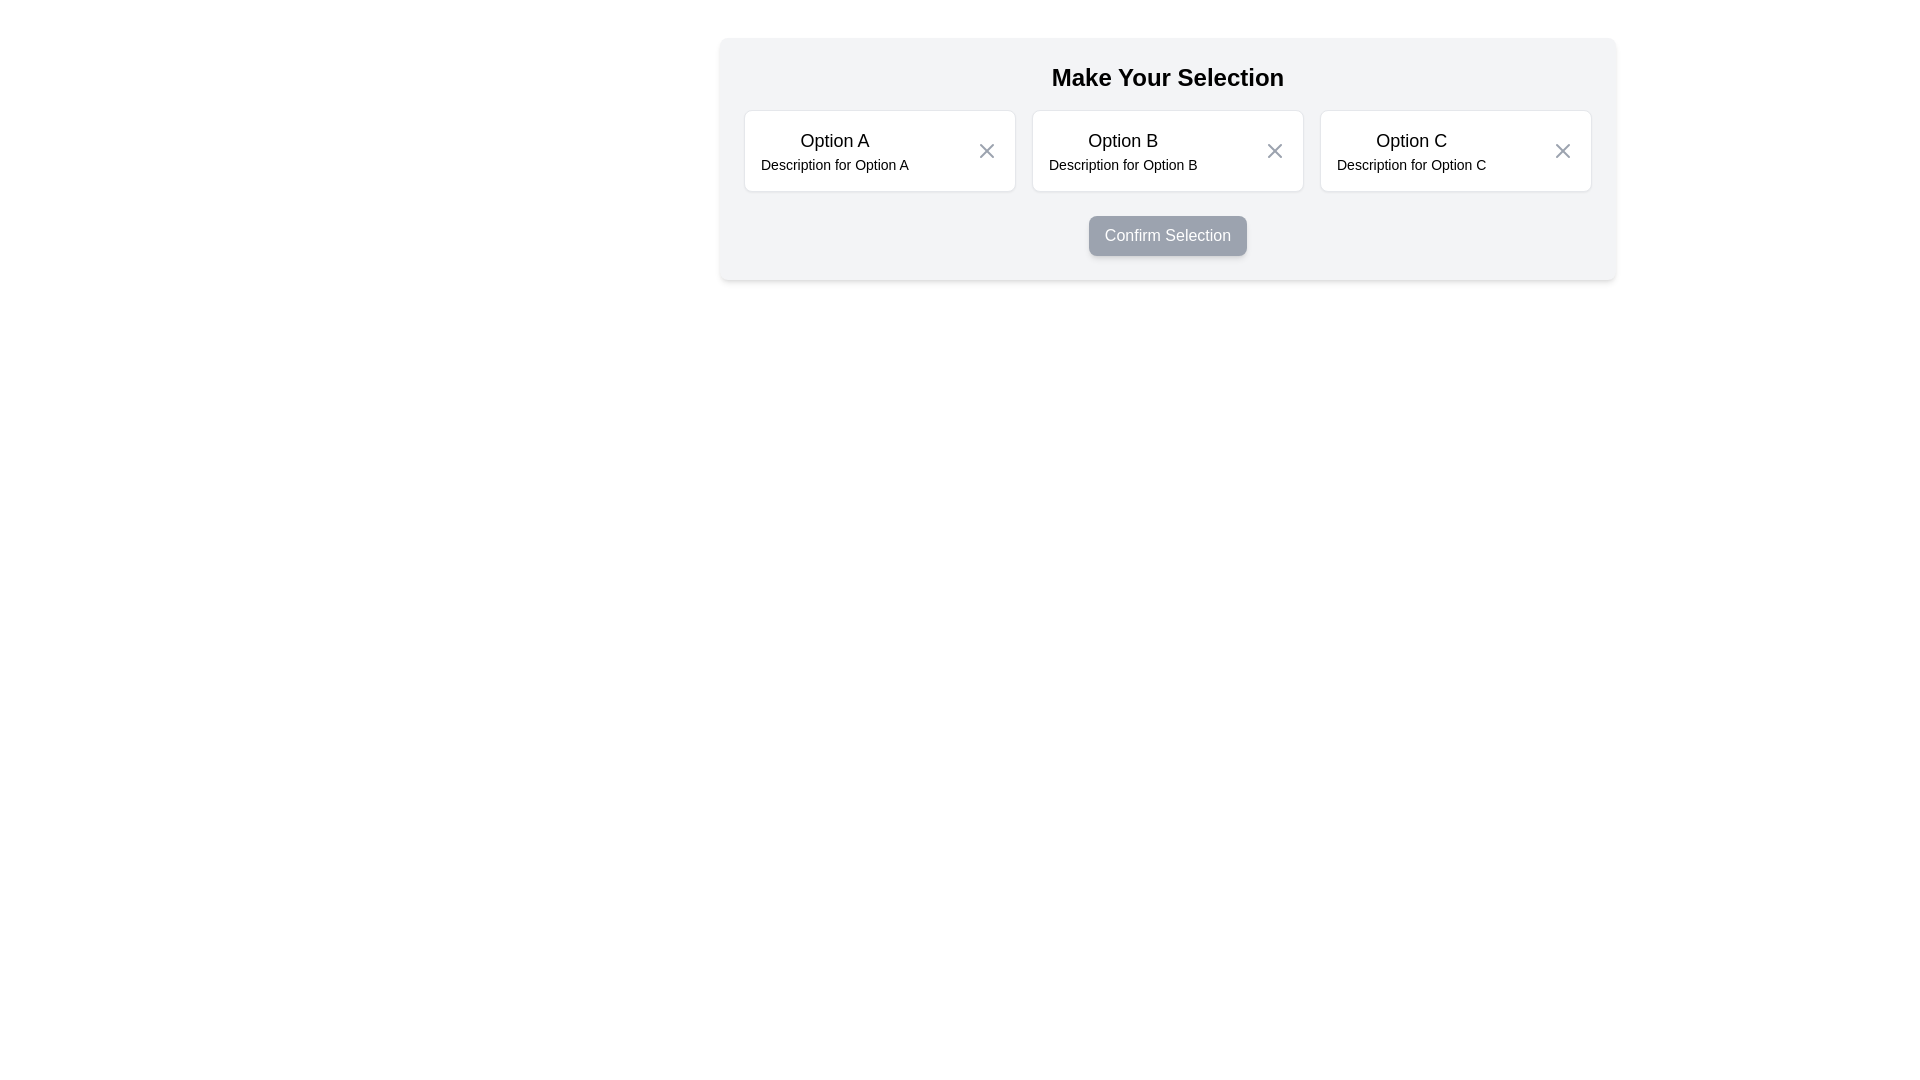 The width and height of the screenshot is (1920, 1080). Describe the element at coordinates (1123, 164) in the screenshot. I see `the descriptive text label for 'Option B', which is located directly below the title 'Option B' in the middle card of a three-column layout` at that location.